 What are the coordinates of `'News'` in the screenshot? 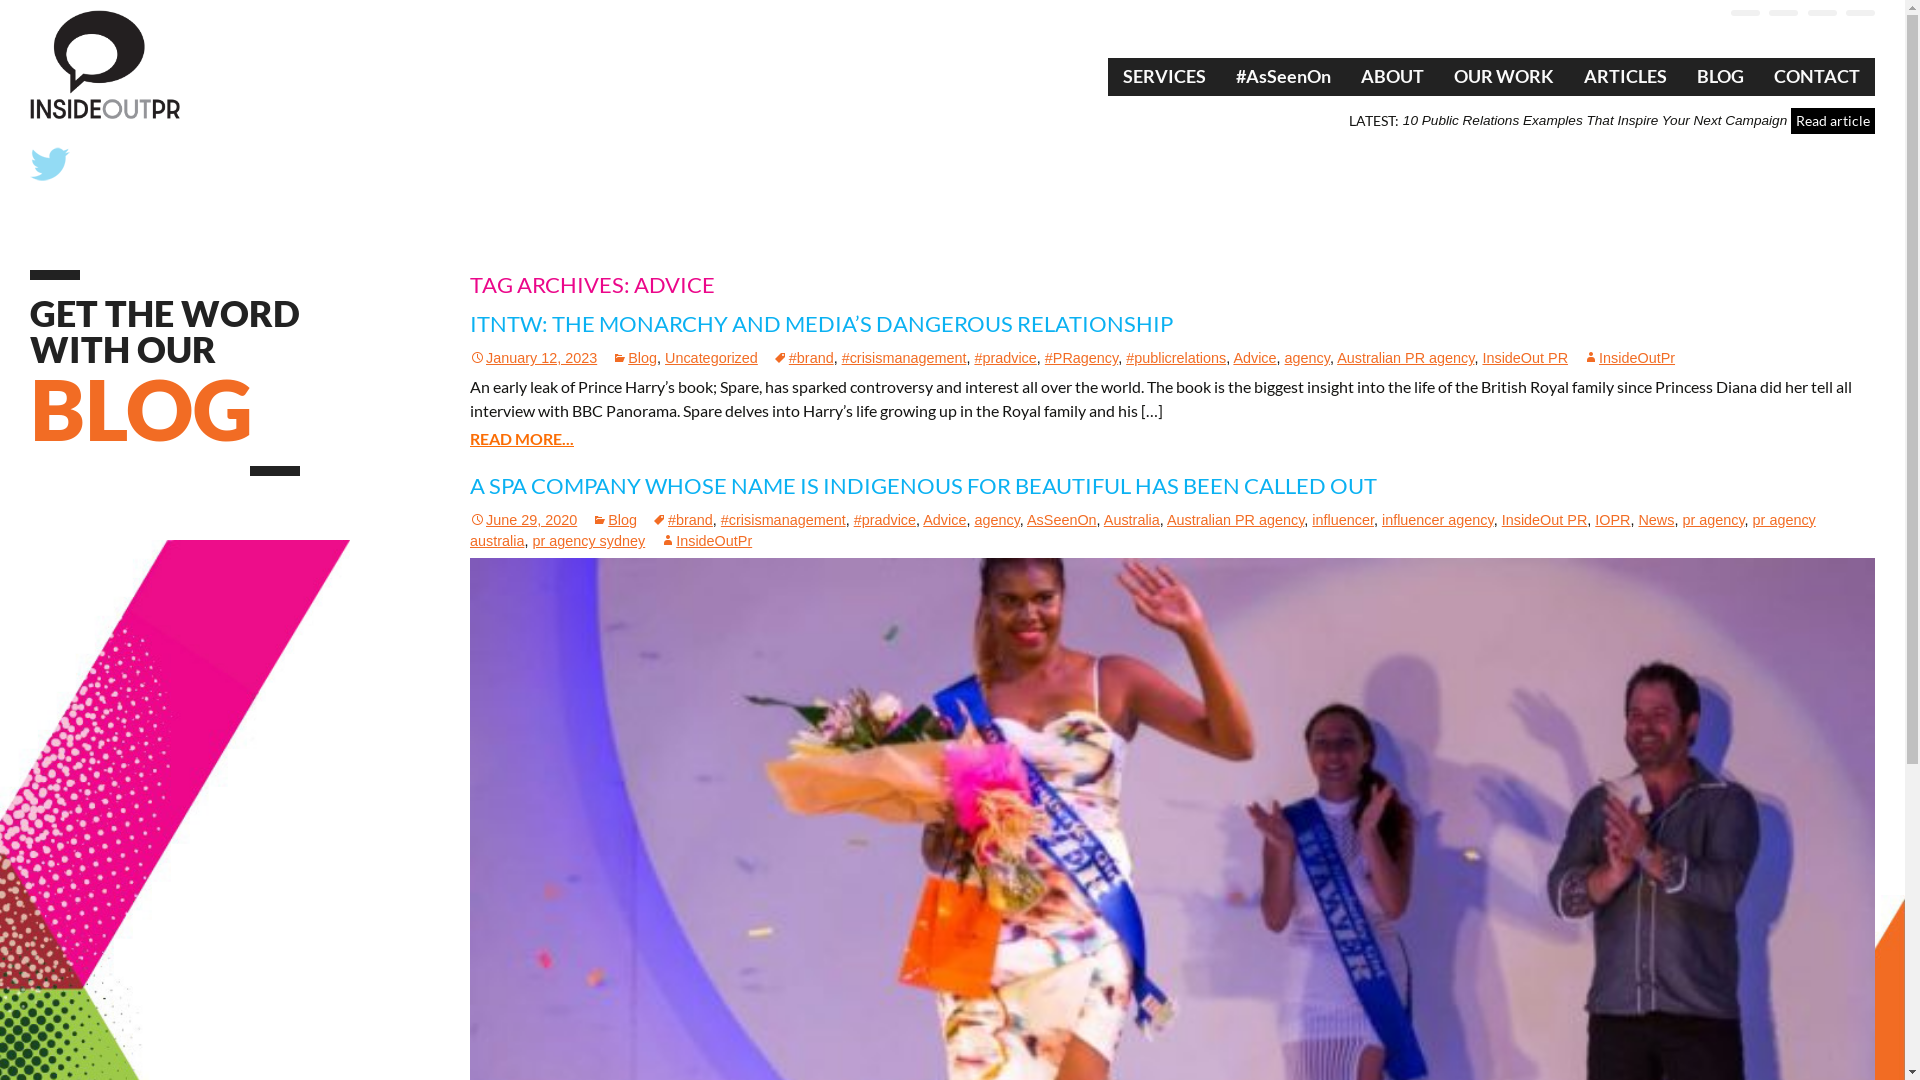 It's located at (1656, 519).